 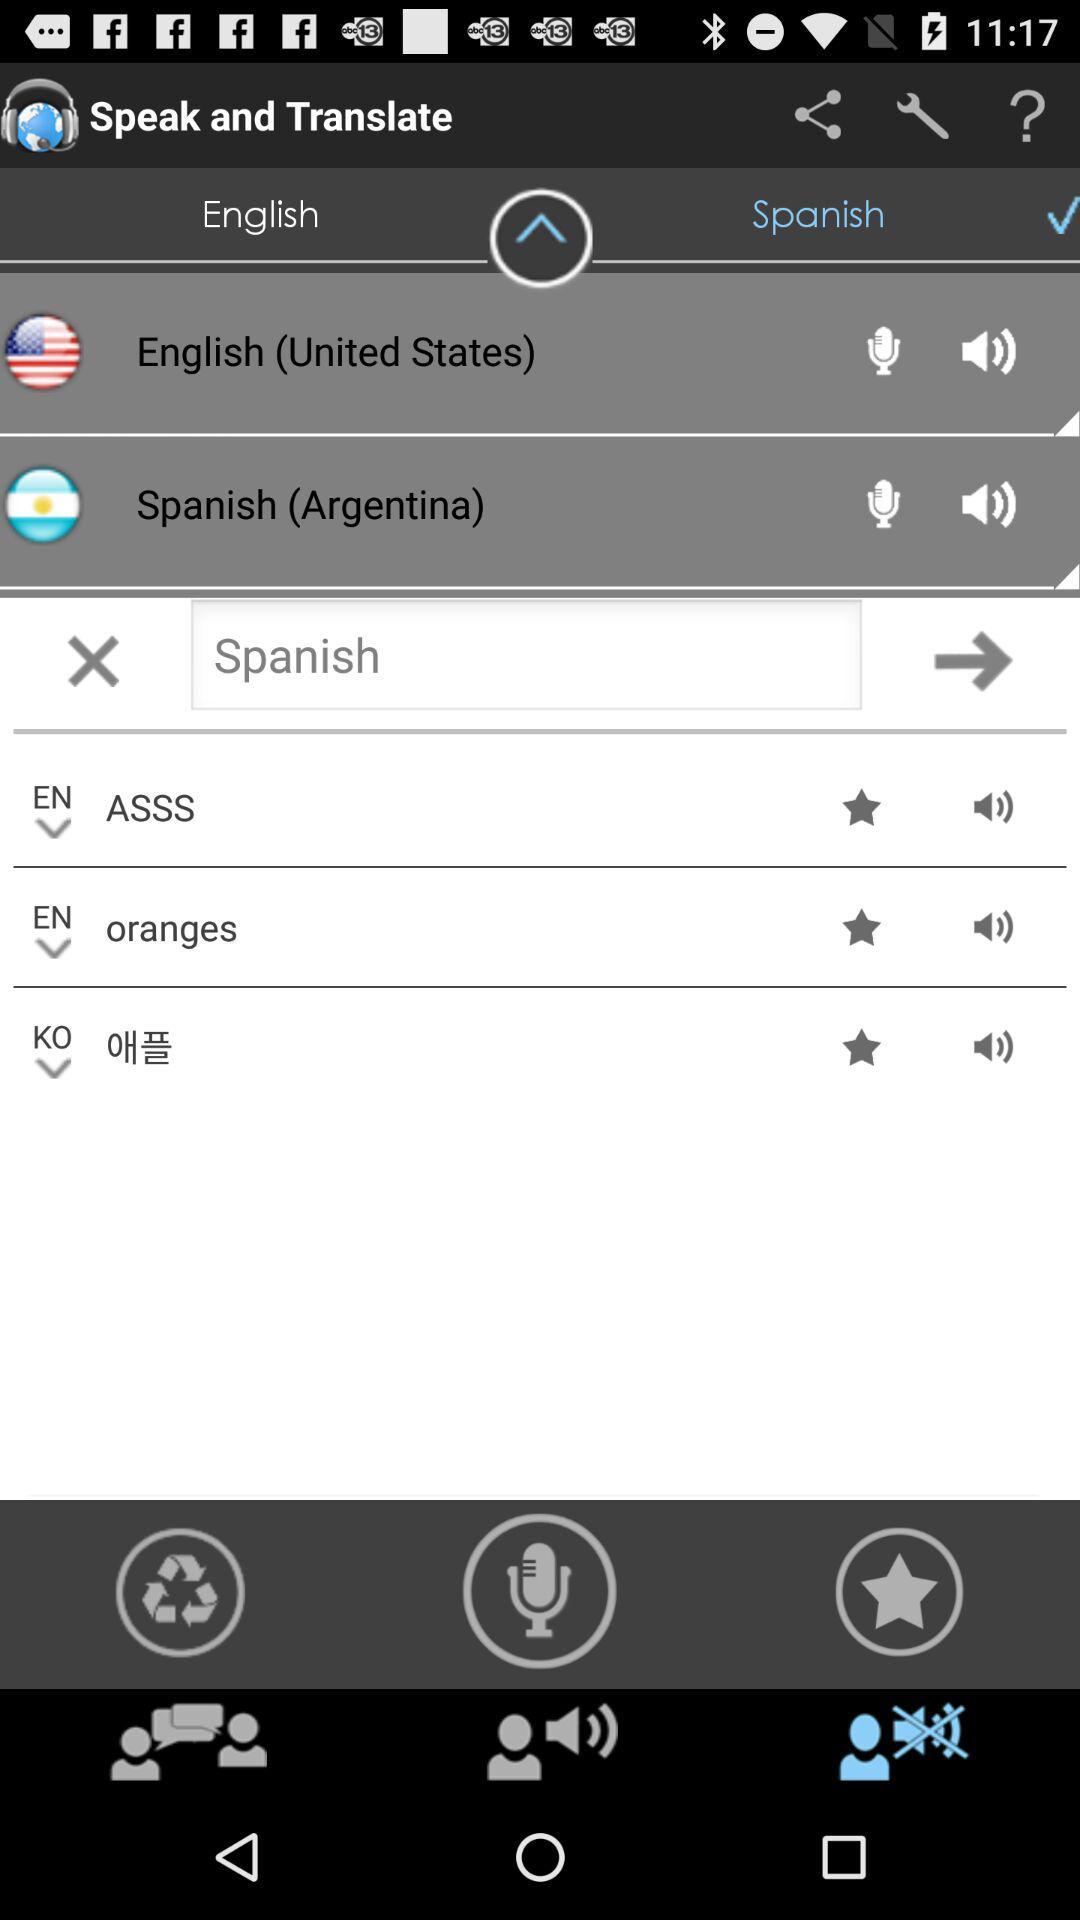 What do you see at coordinates (904, 1740) in the screenshot?
I see `icon` at bounding box center [904, 1740].